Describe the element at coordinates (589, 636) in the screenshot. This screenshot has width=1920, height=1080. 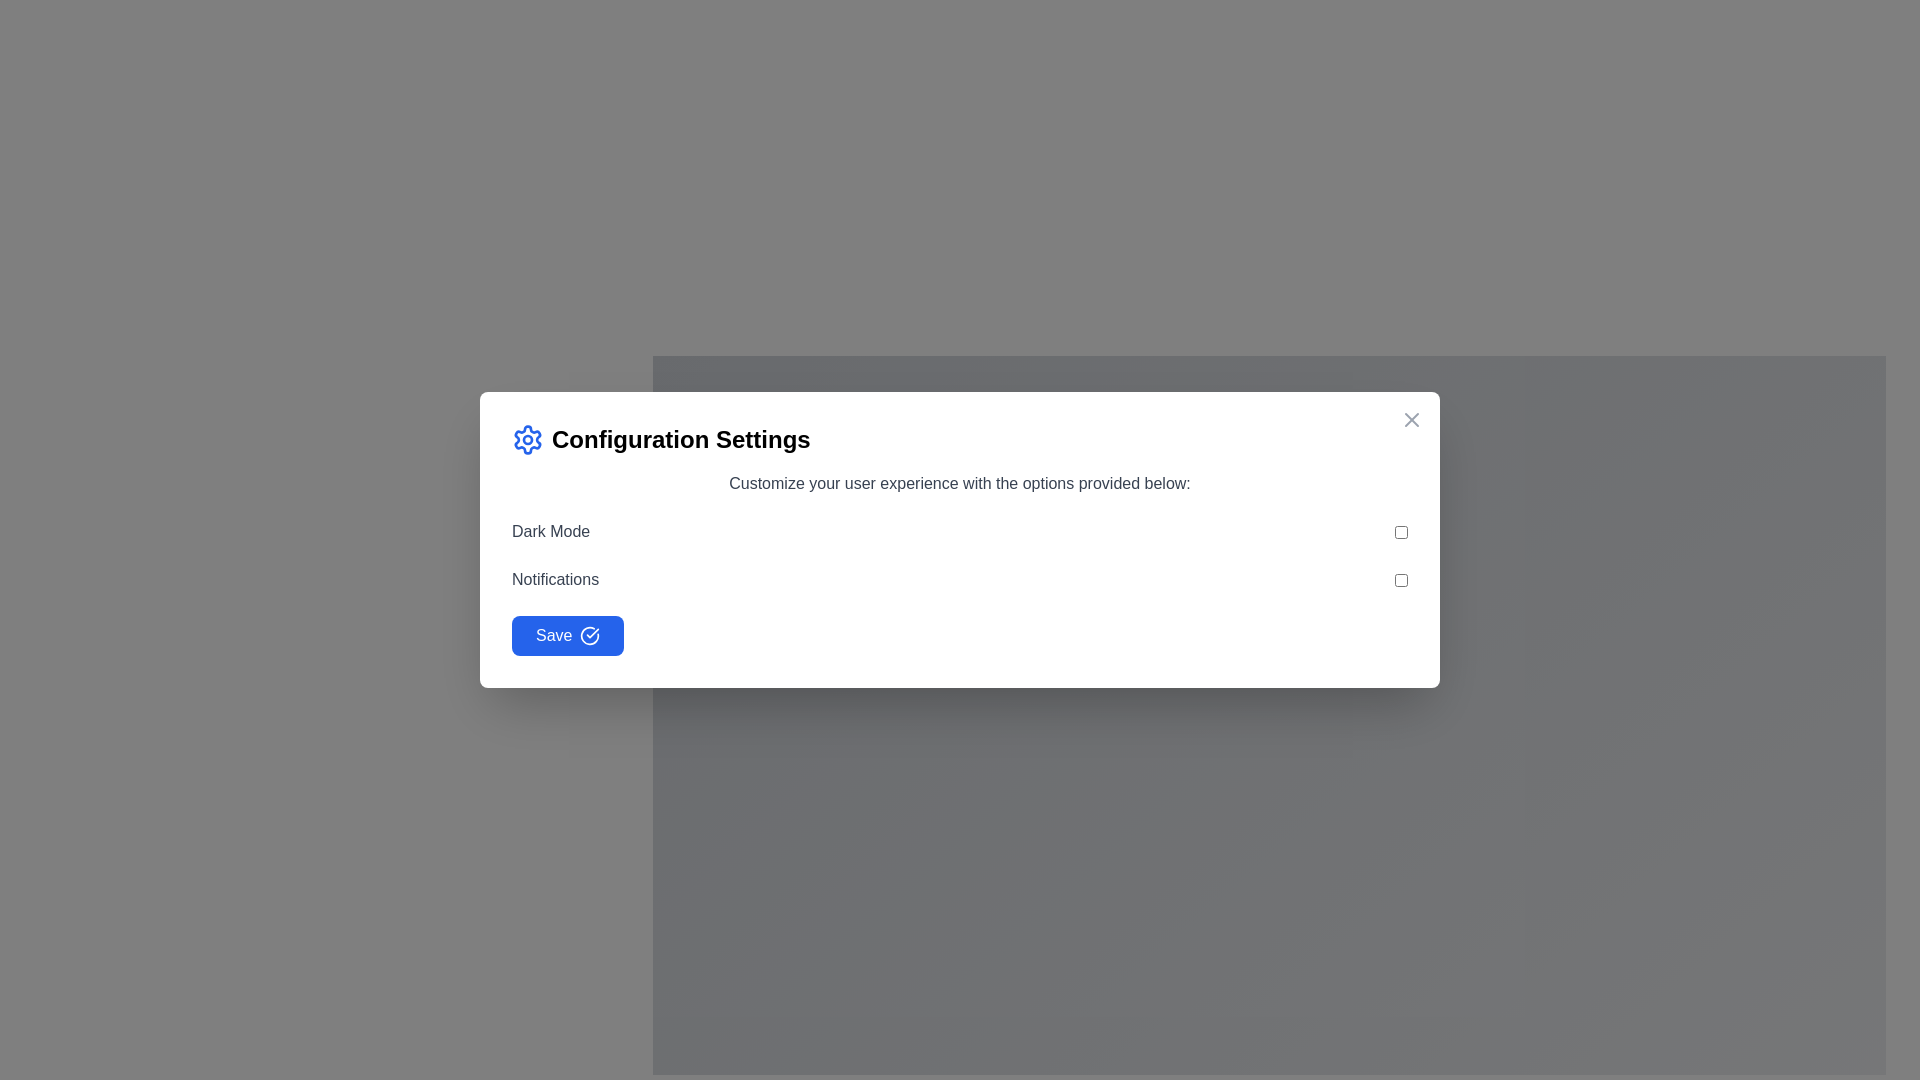
I see `the confirmation icon located to the right of the 'Save' text within the blue button at the bottom-left corner of the dialog box for its status indication` at that location.